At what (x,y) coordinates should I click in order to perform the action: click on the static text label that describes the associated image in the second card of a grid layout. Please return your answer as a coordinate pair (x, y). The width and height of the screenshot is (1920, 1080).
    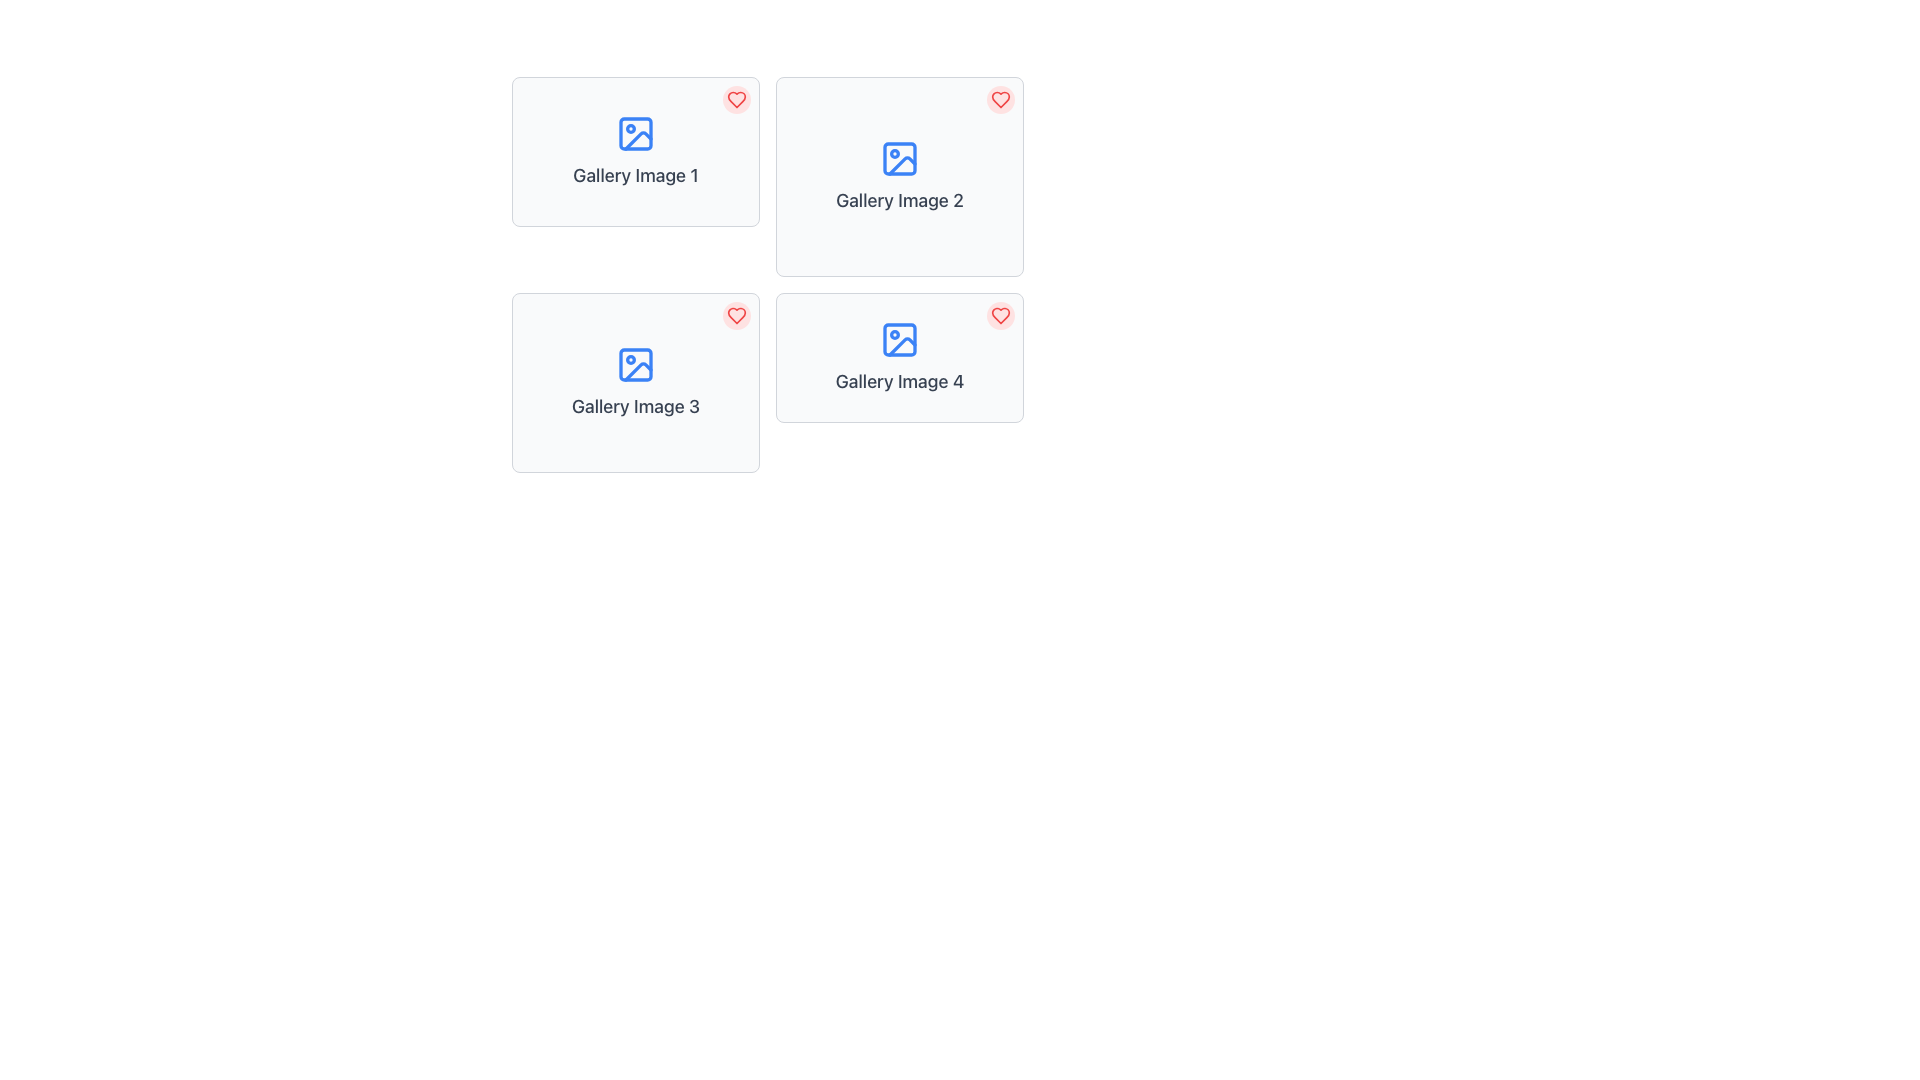
    Looking at the image, I should click on (899, 200).